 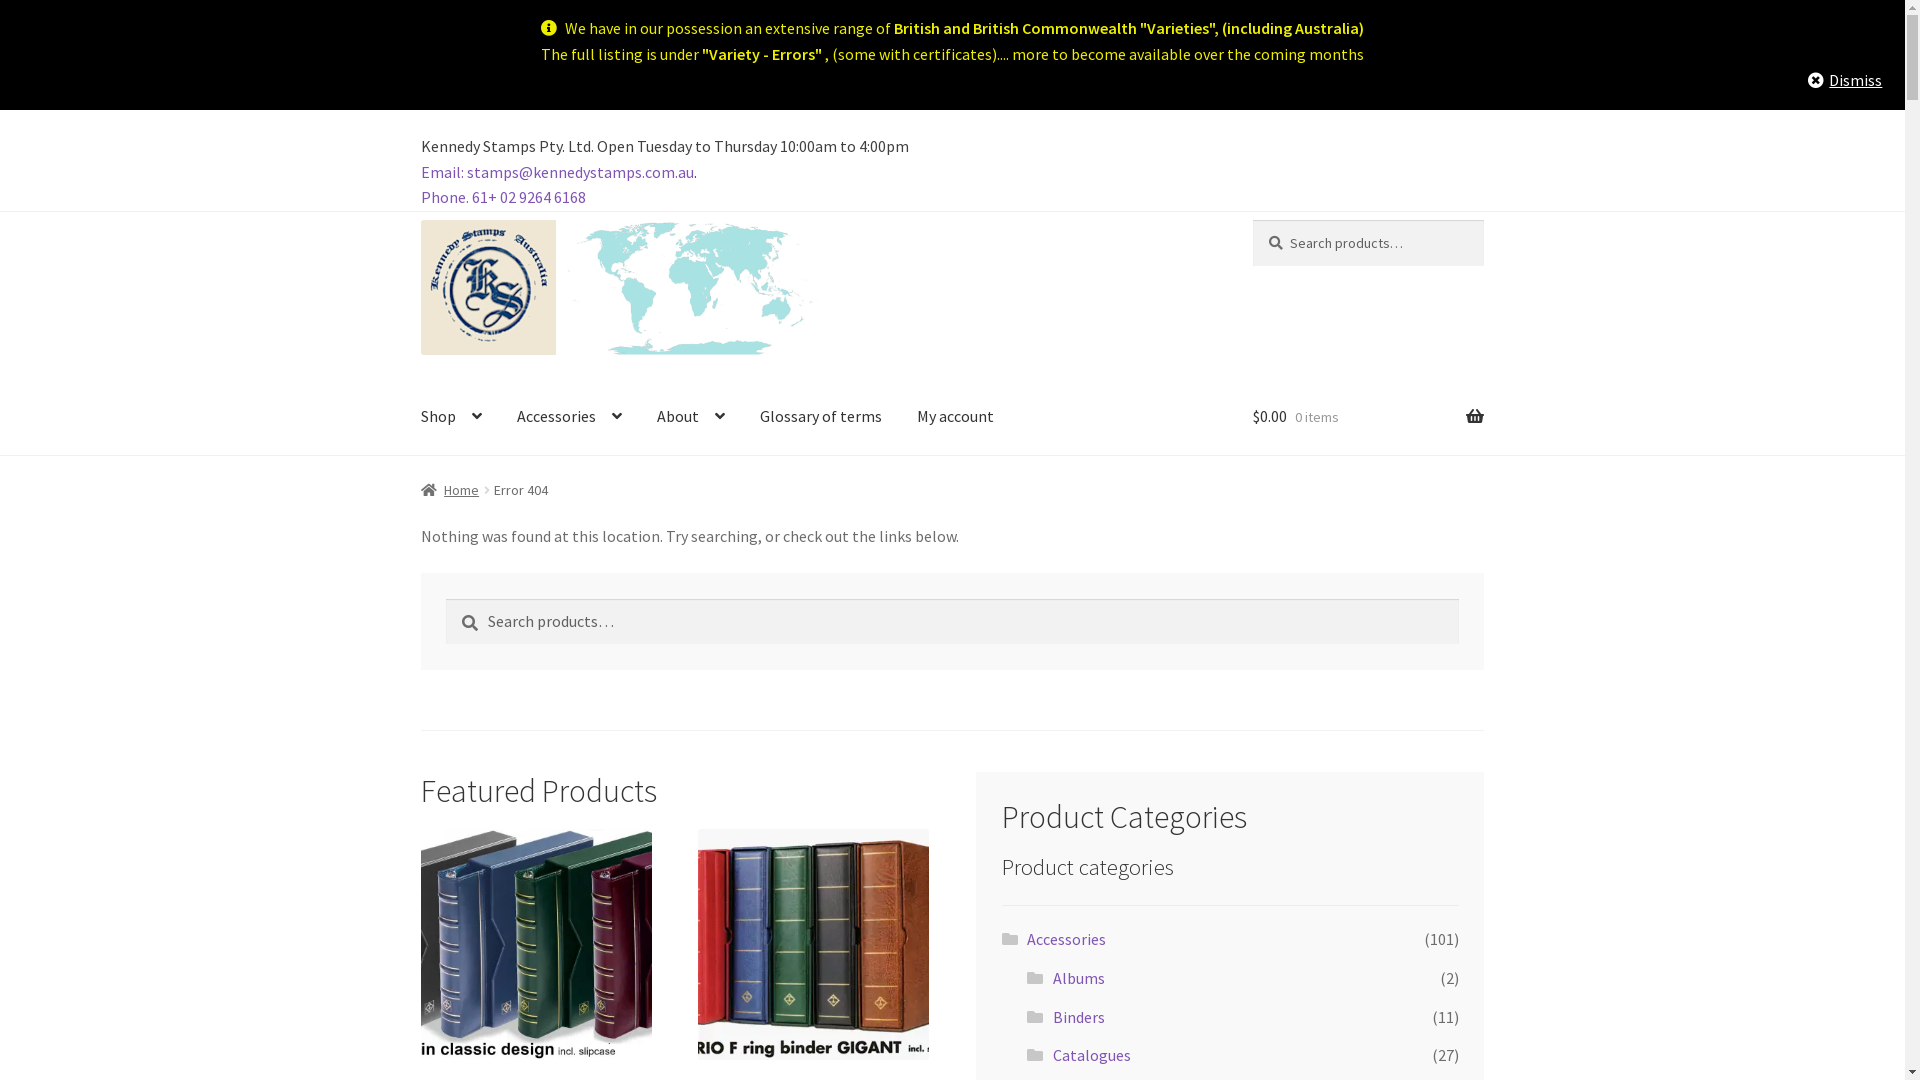 What do you see at coordinates (1091, 1054) in the screenshot?
I see `'Catalogues'` at bounding box center [1091, 1054].